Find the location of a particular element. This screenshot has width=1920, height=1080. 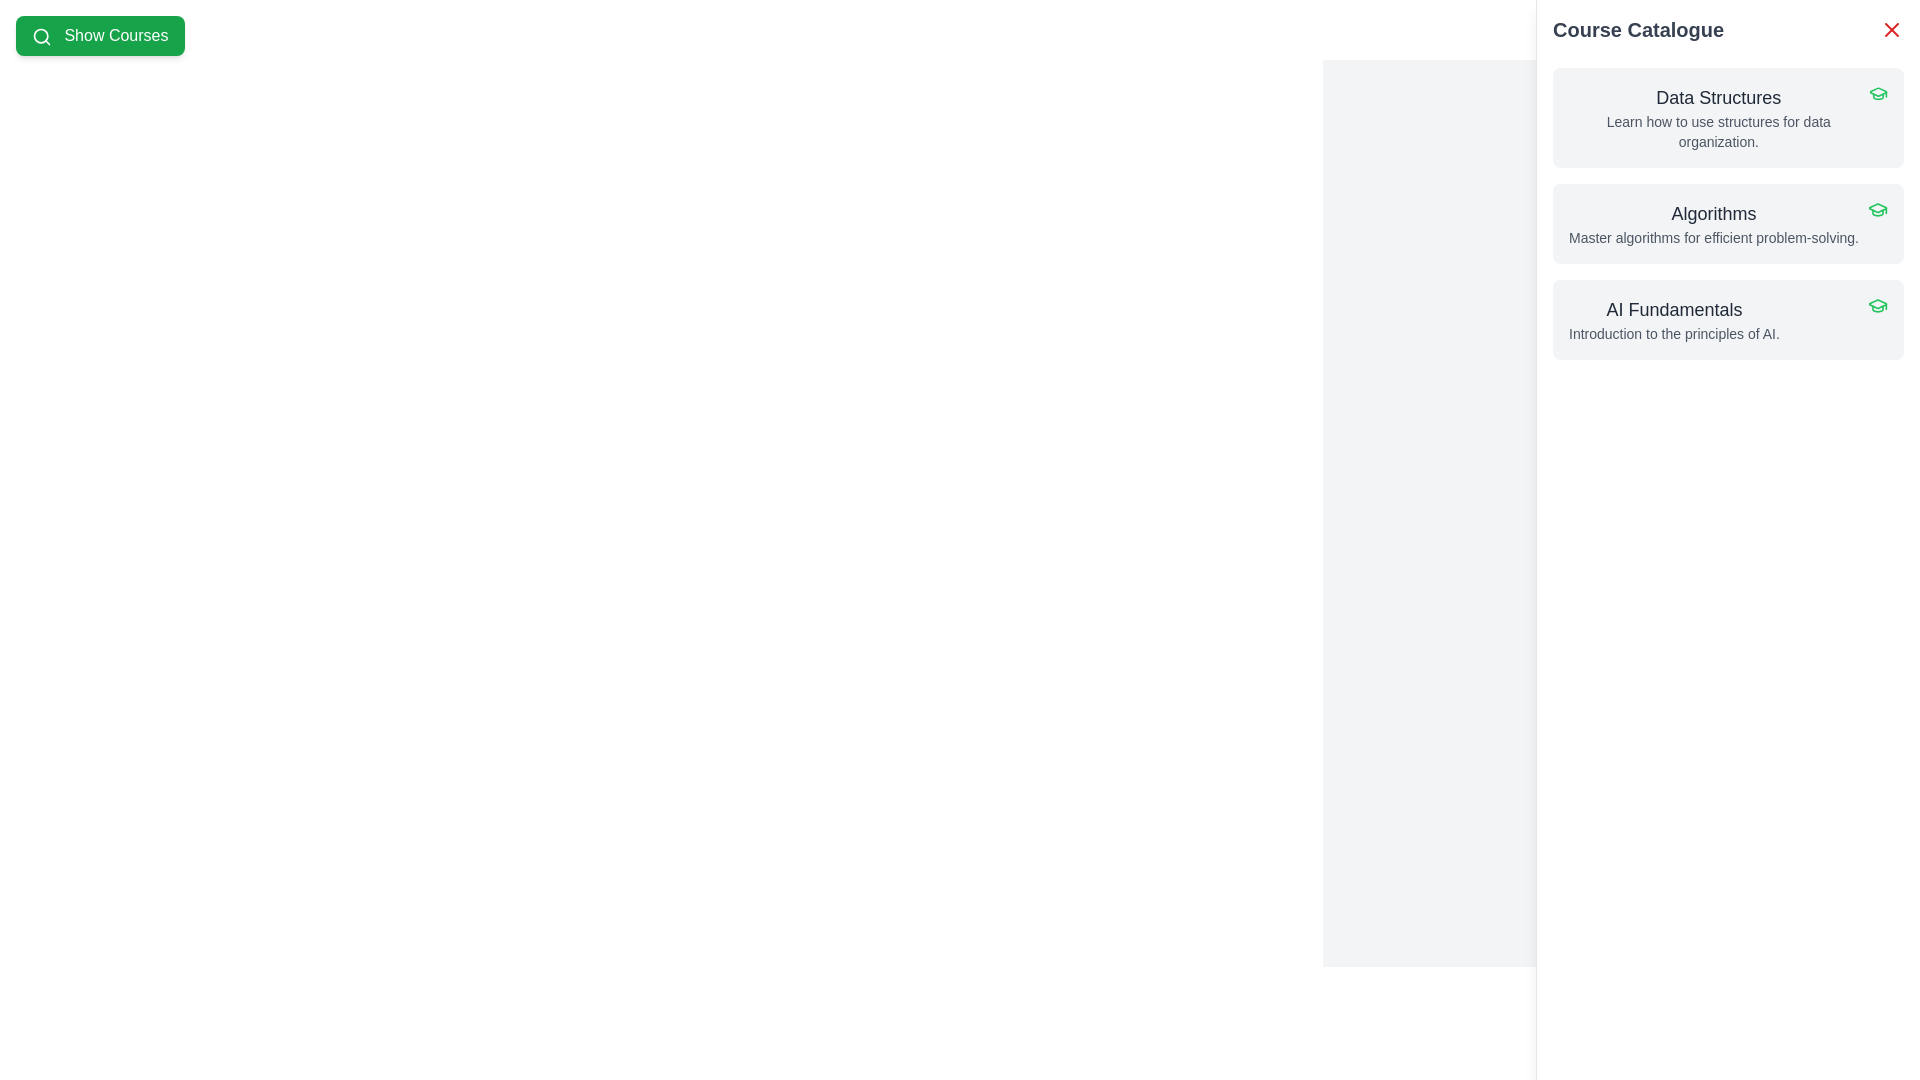

the magnifying glass icon located to the left of the 'Show Courses' button text label is located at coordinates (42, 35).